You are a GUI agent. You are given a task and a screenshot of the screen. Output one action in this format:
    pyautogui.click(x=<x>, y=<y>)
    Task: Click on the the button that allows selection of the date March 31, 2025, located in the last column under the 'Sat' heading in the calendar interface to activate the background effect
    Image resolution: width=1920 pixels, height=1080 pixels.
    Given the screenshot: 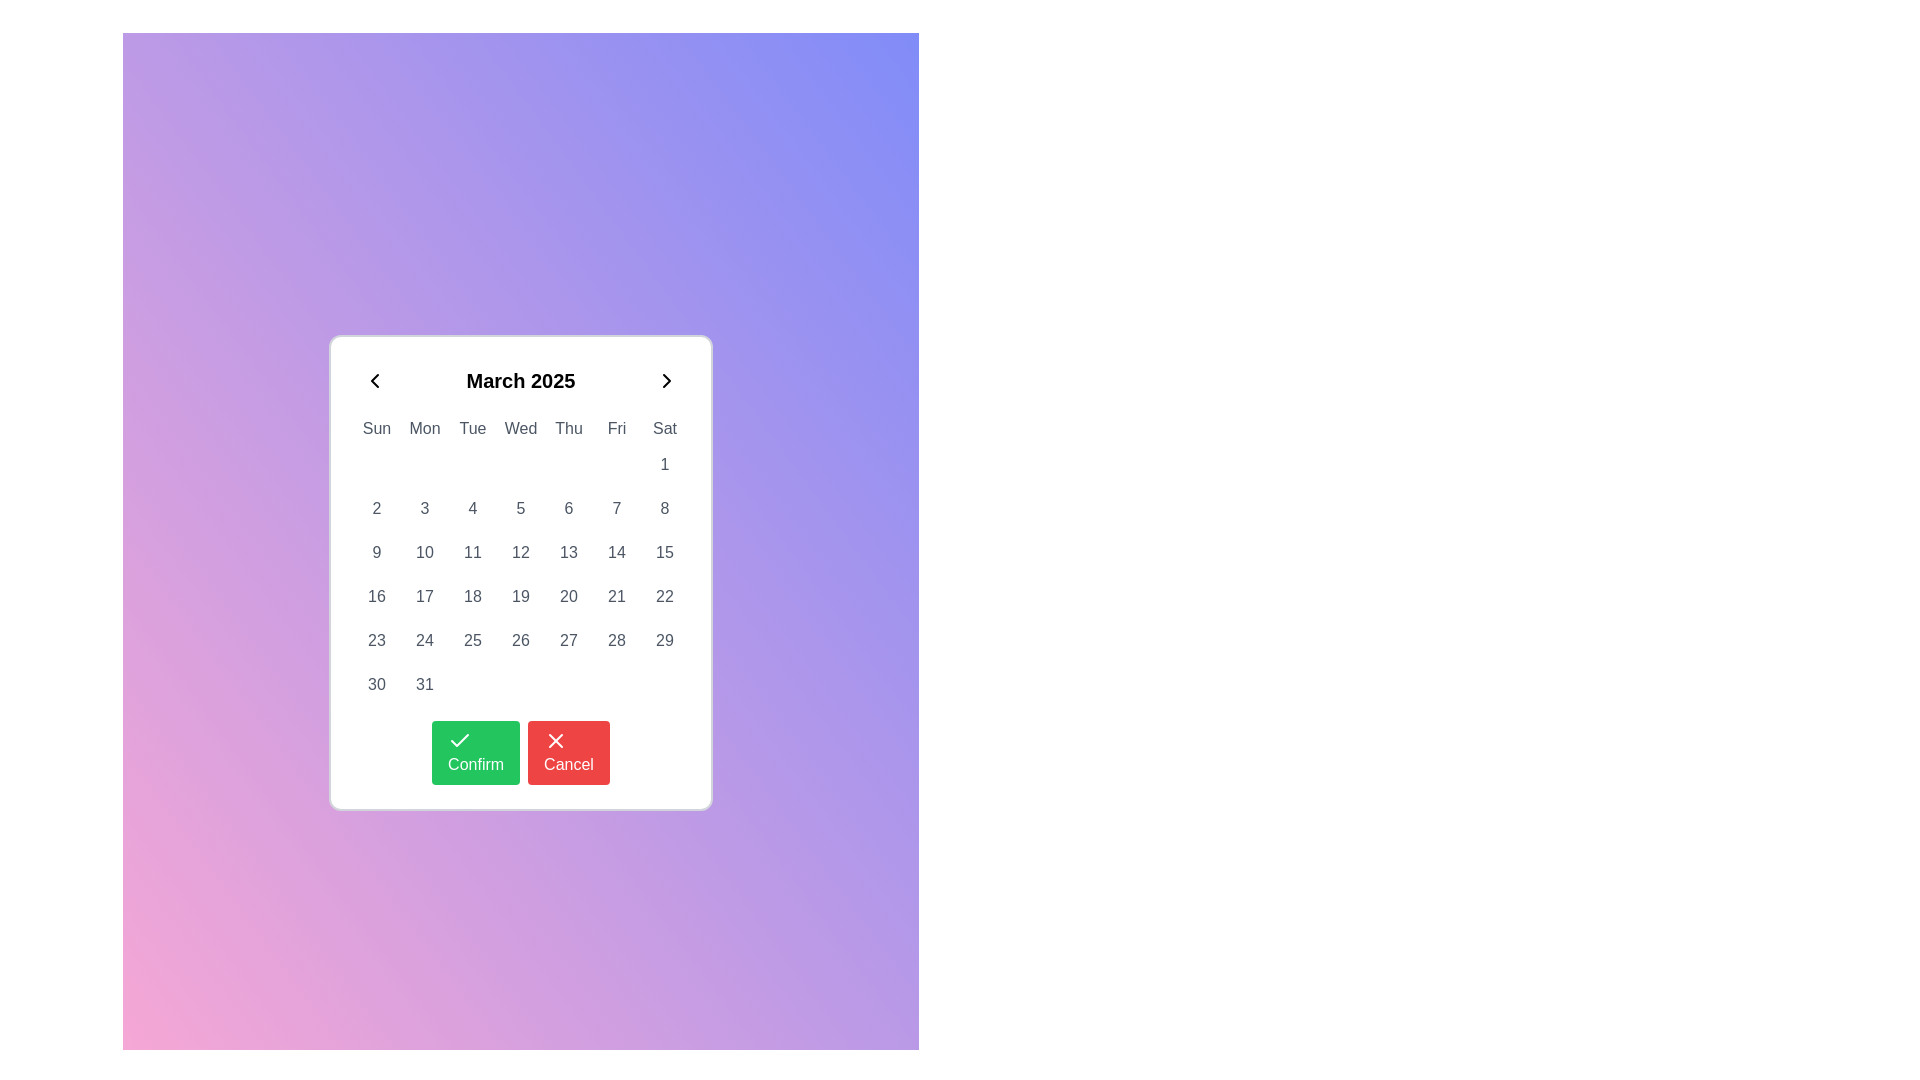 What is the action you would take?
    pyautogui.click(x=424, y=684)
    